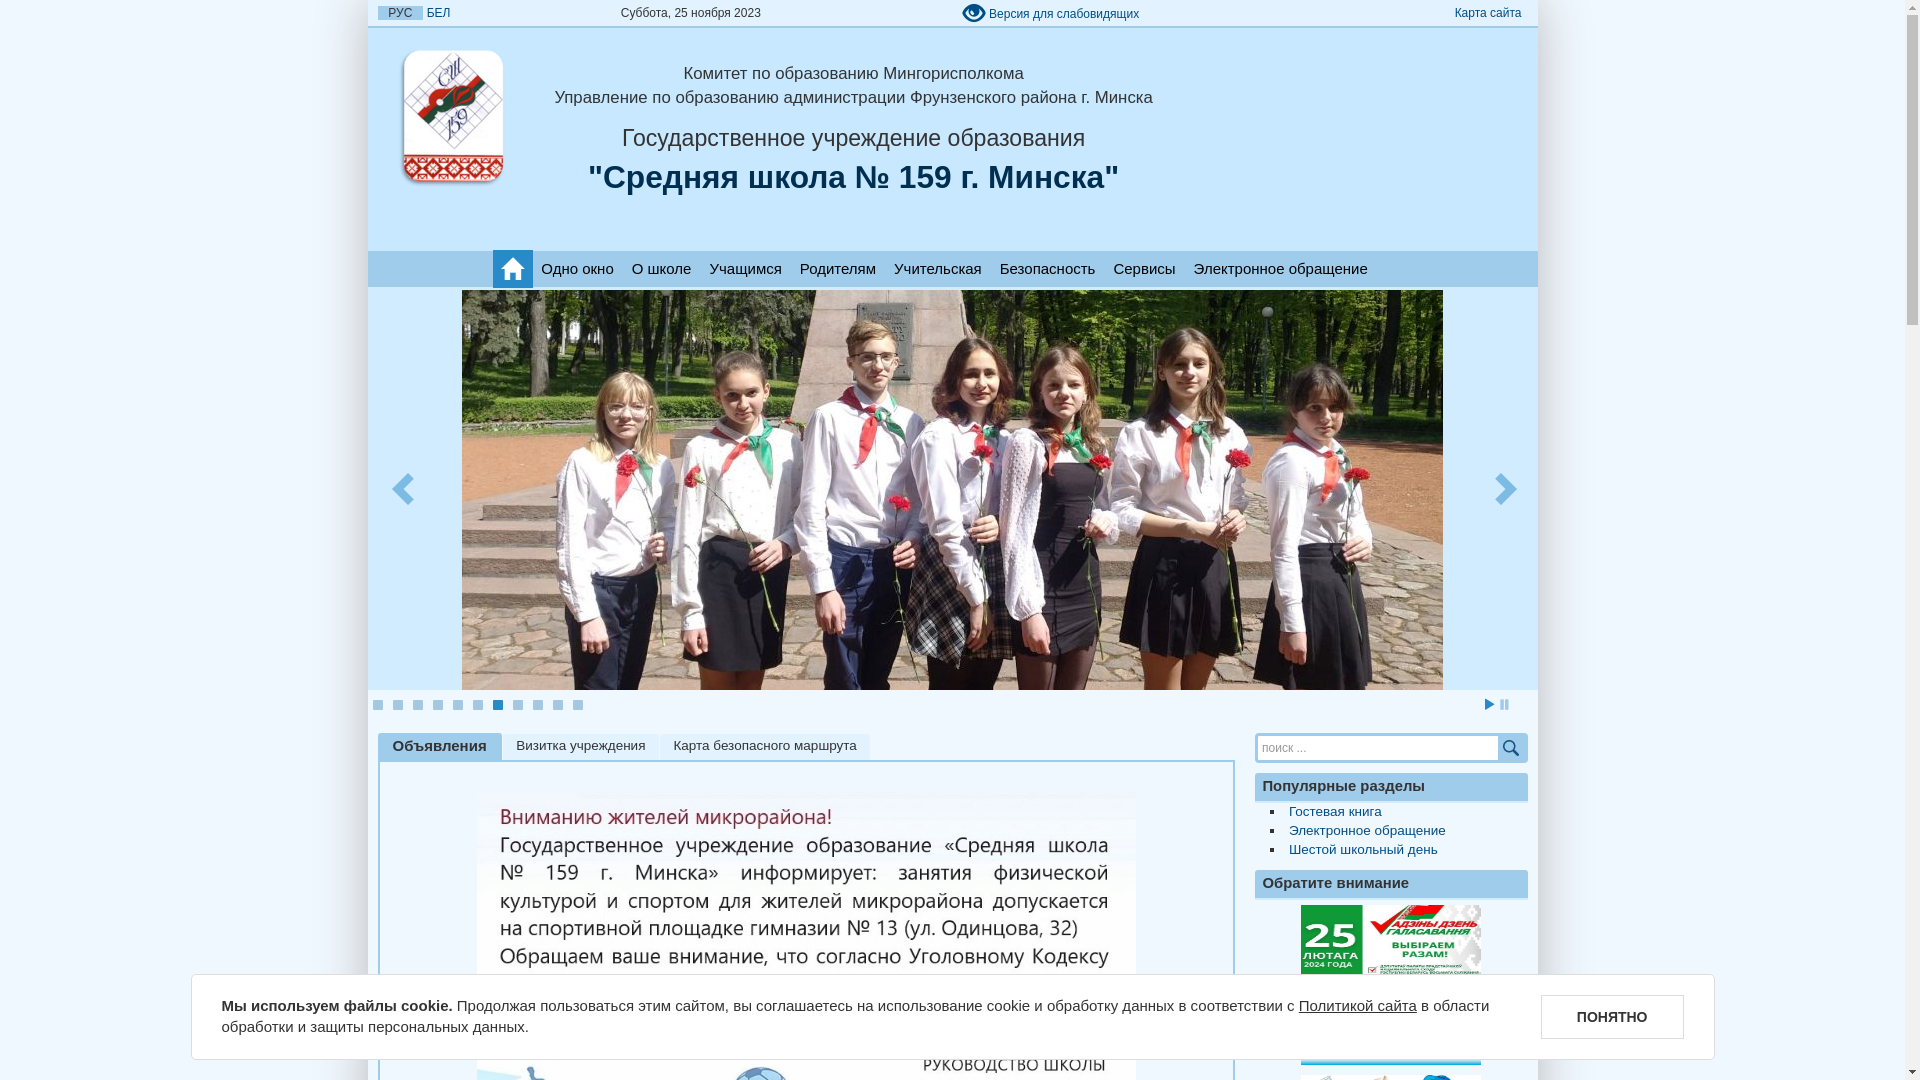  Describe the element at coordinates (575, 704) in the screenshot. I see `'11'` at that location.